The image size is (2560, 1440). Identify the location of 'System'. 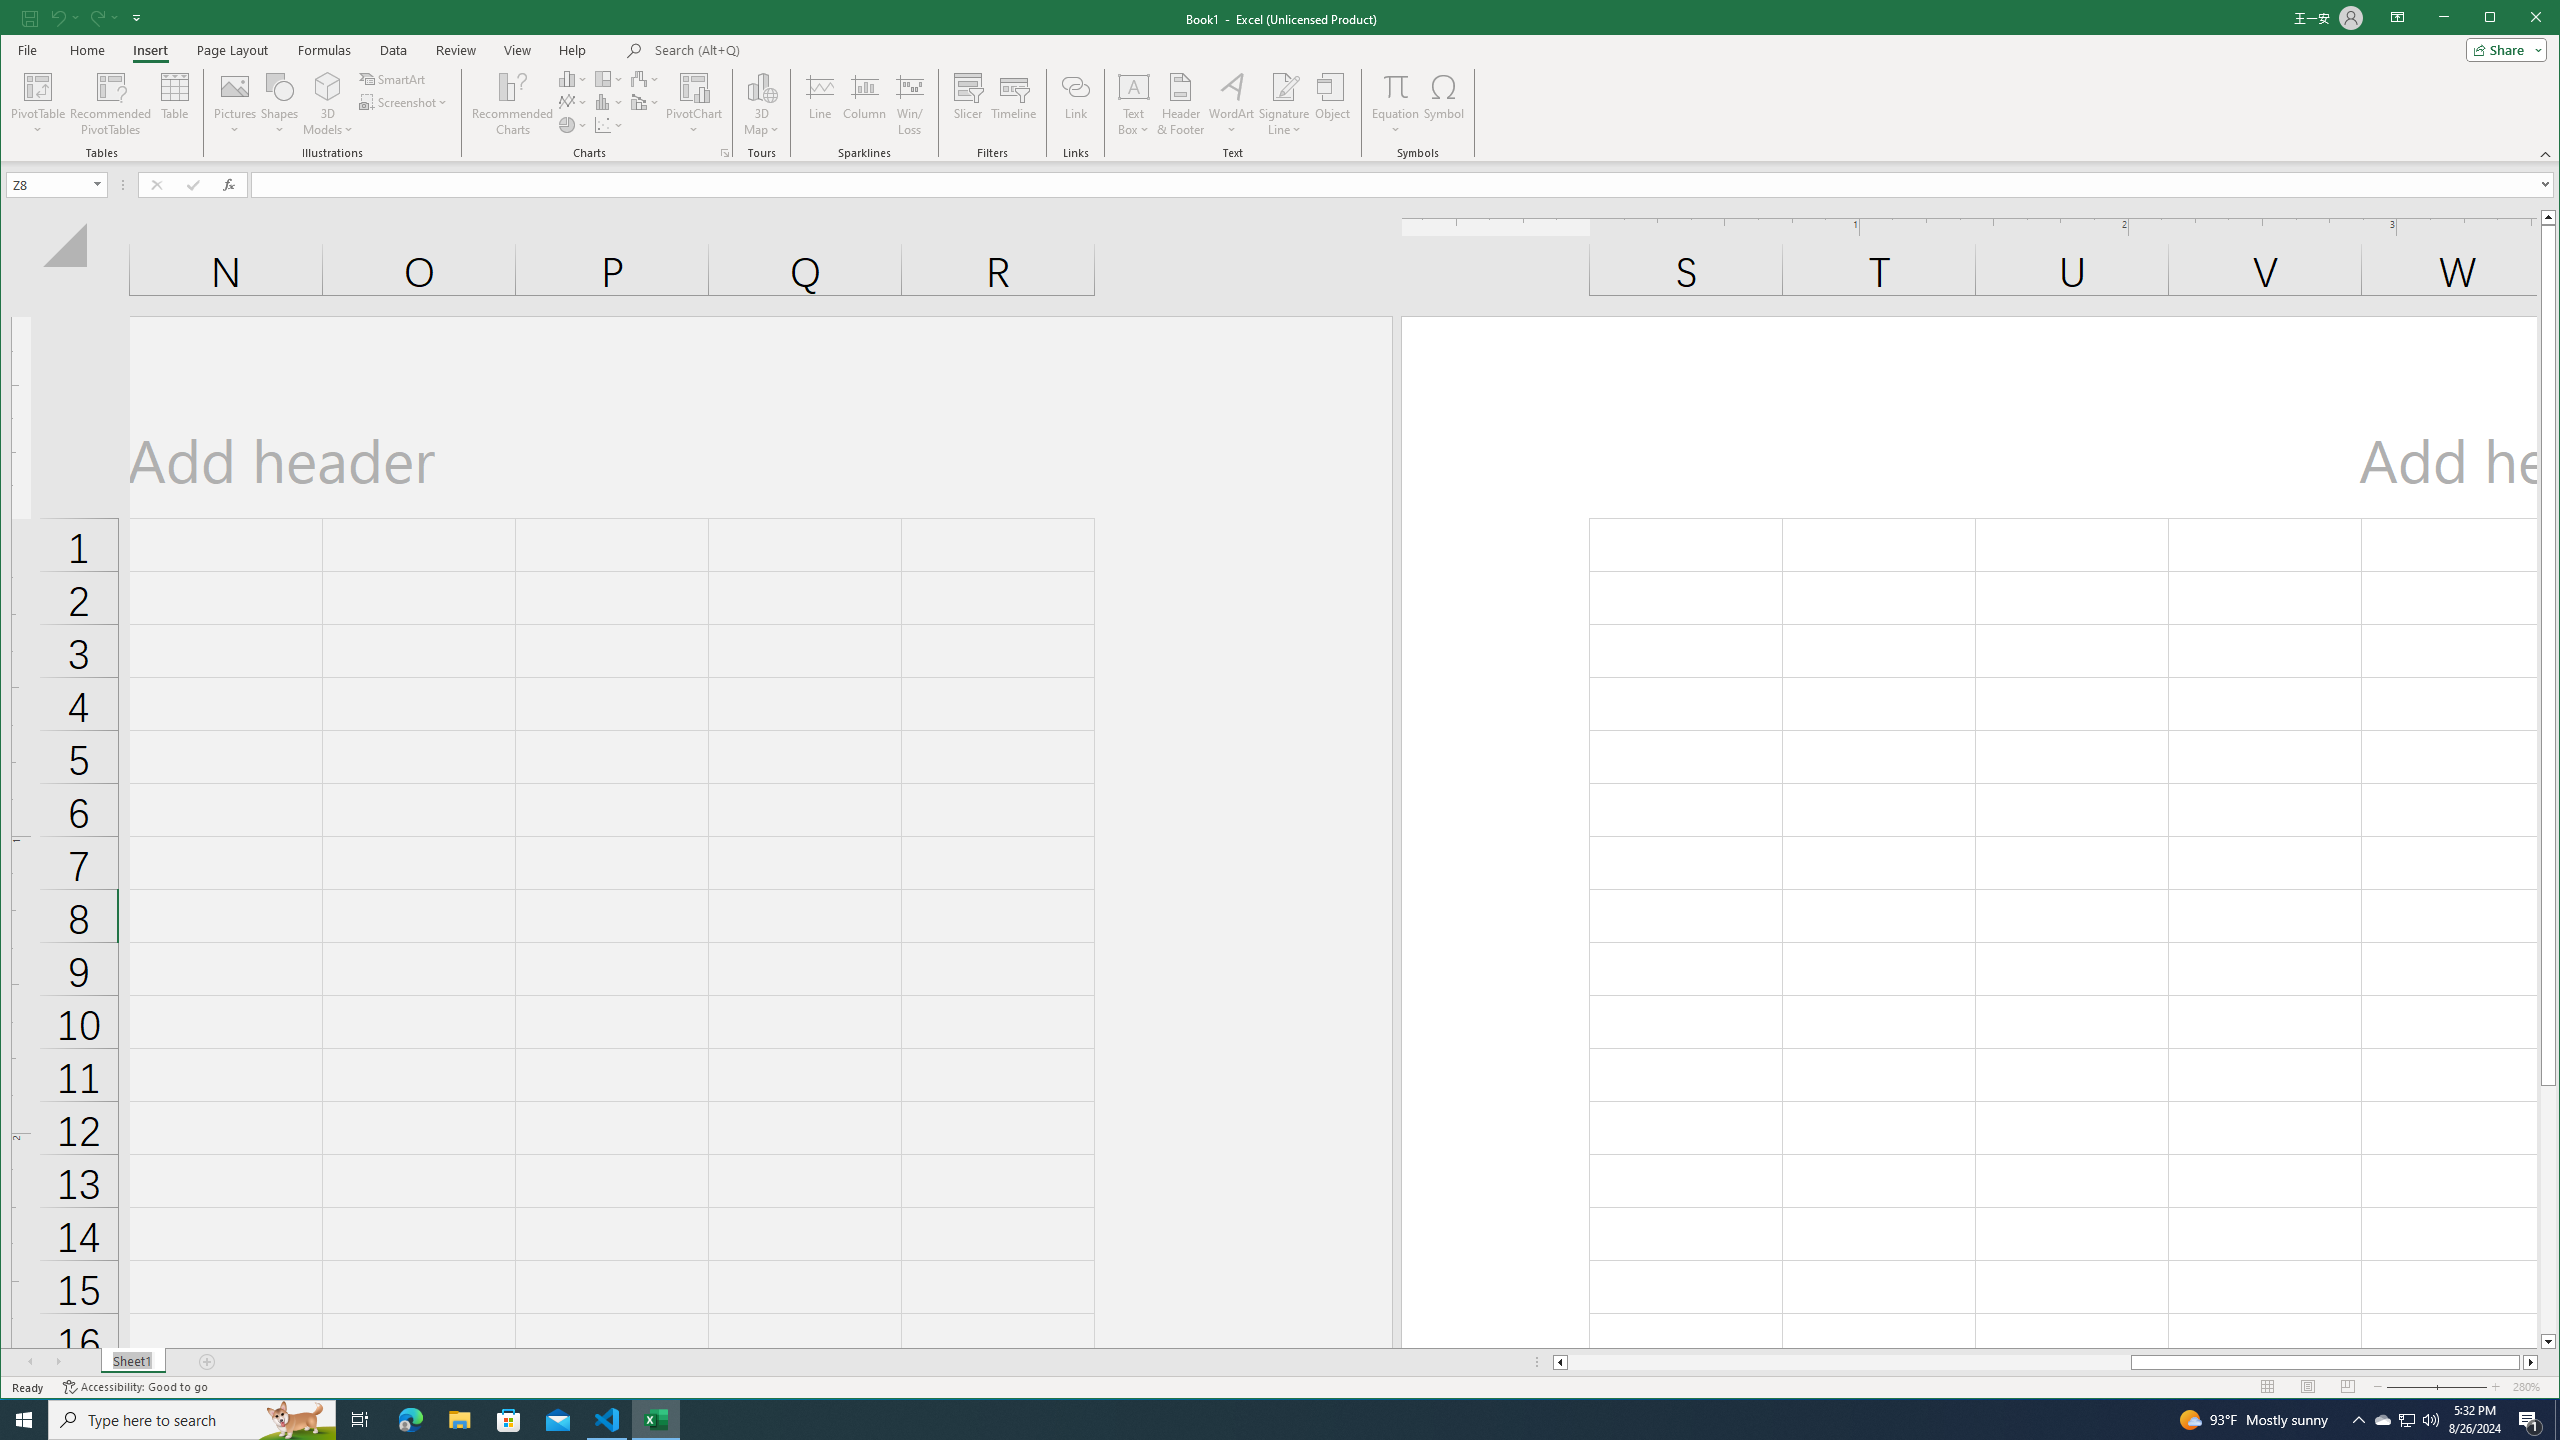
(19, 19).